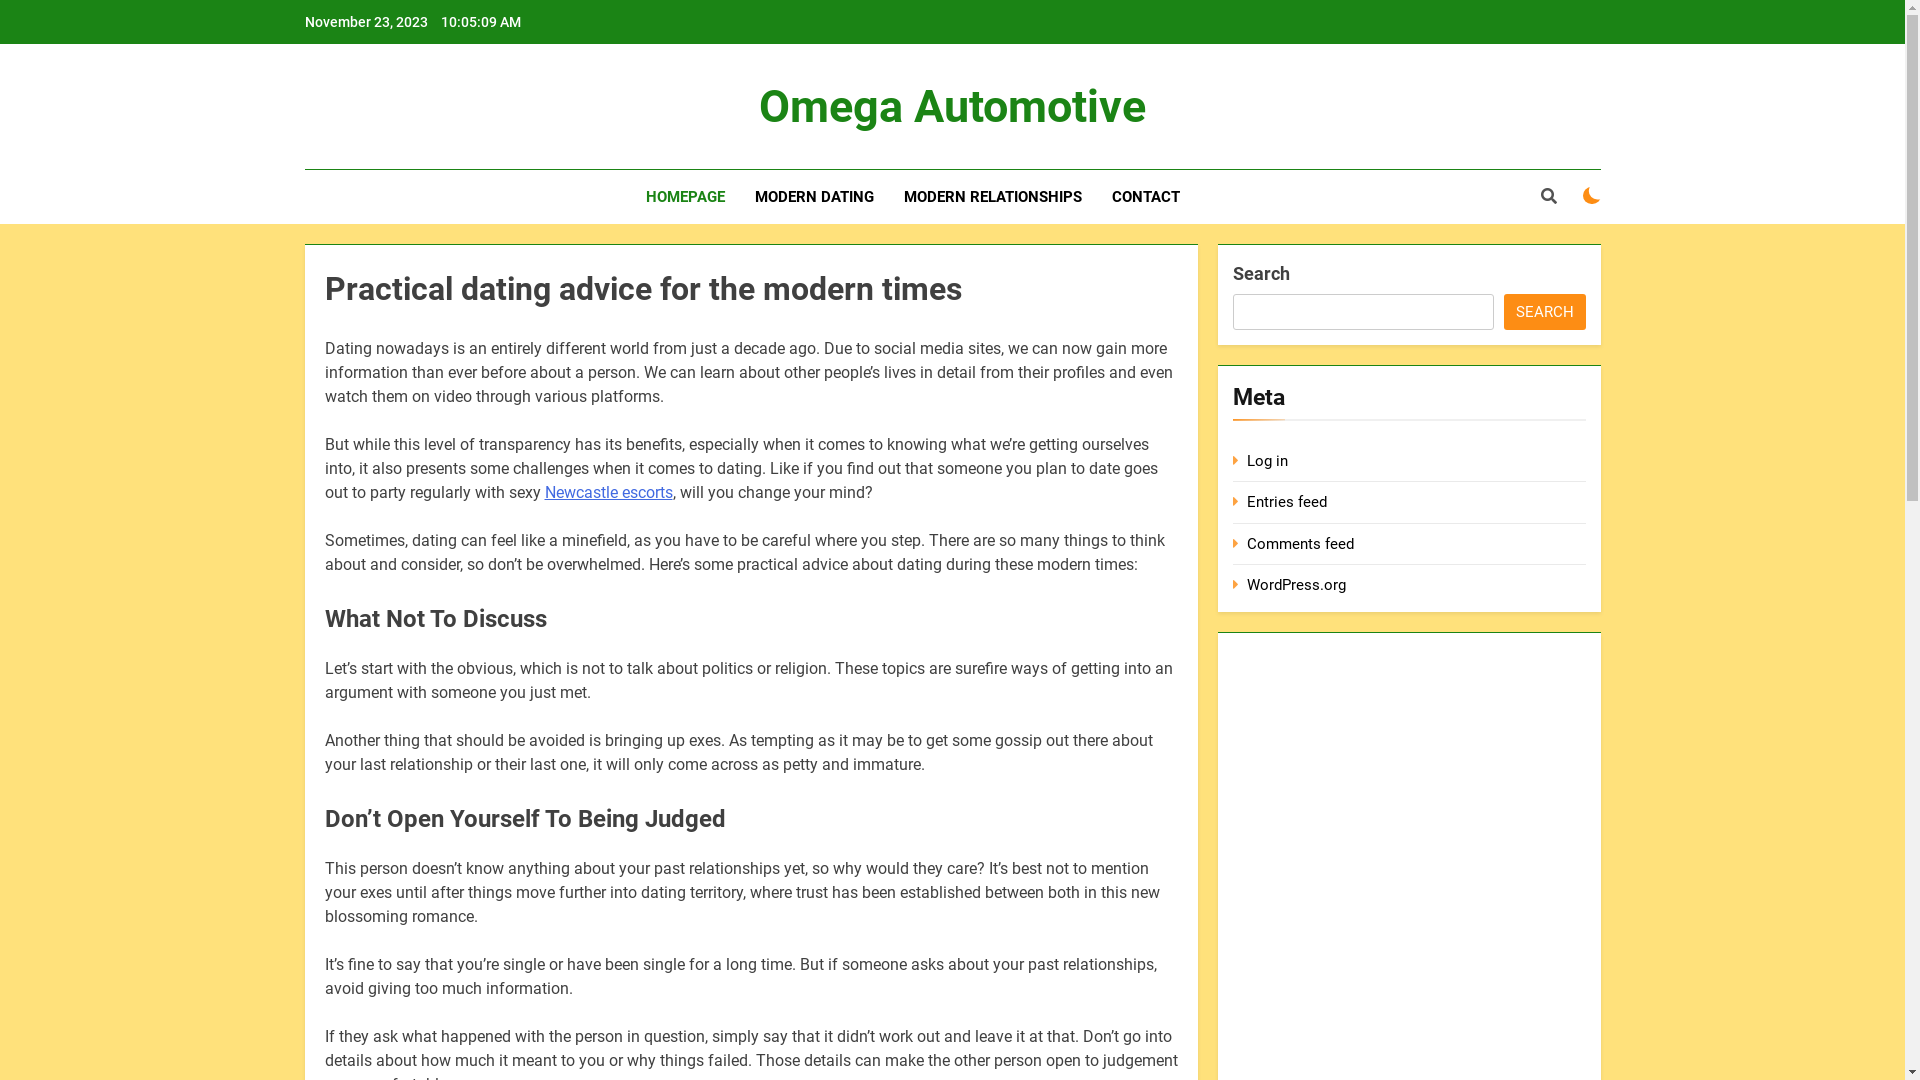 This screenshot has width=1920, height=1080. Describe the element at coordinates (1266, 461) in the screenshot. I see `'Log in'` at that location.